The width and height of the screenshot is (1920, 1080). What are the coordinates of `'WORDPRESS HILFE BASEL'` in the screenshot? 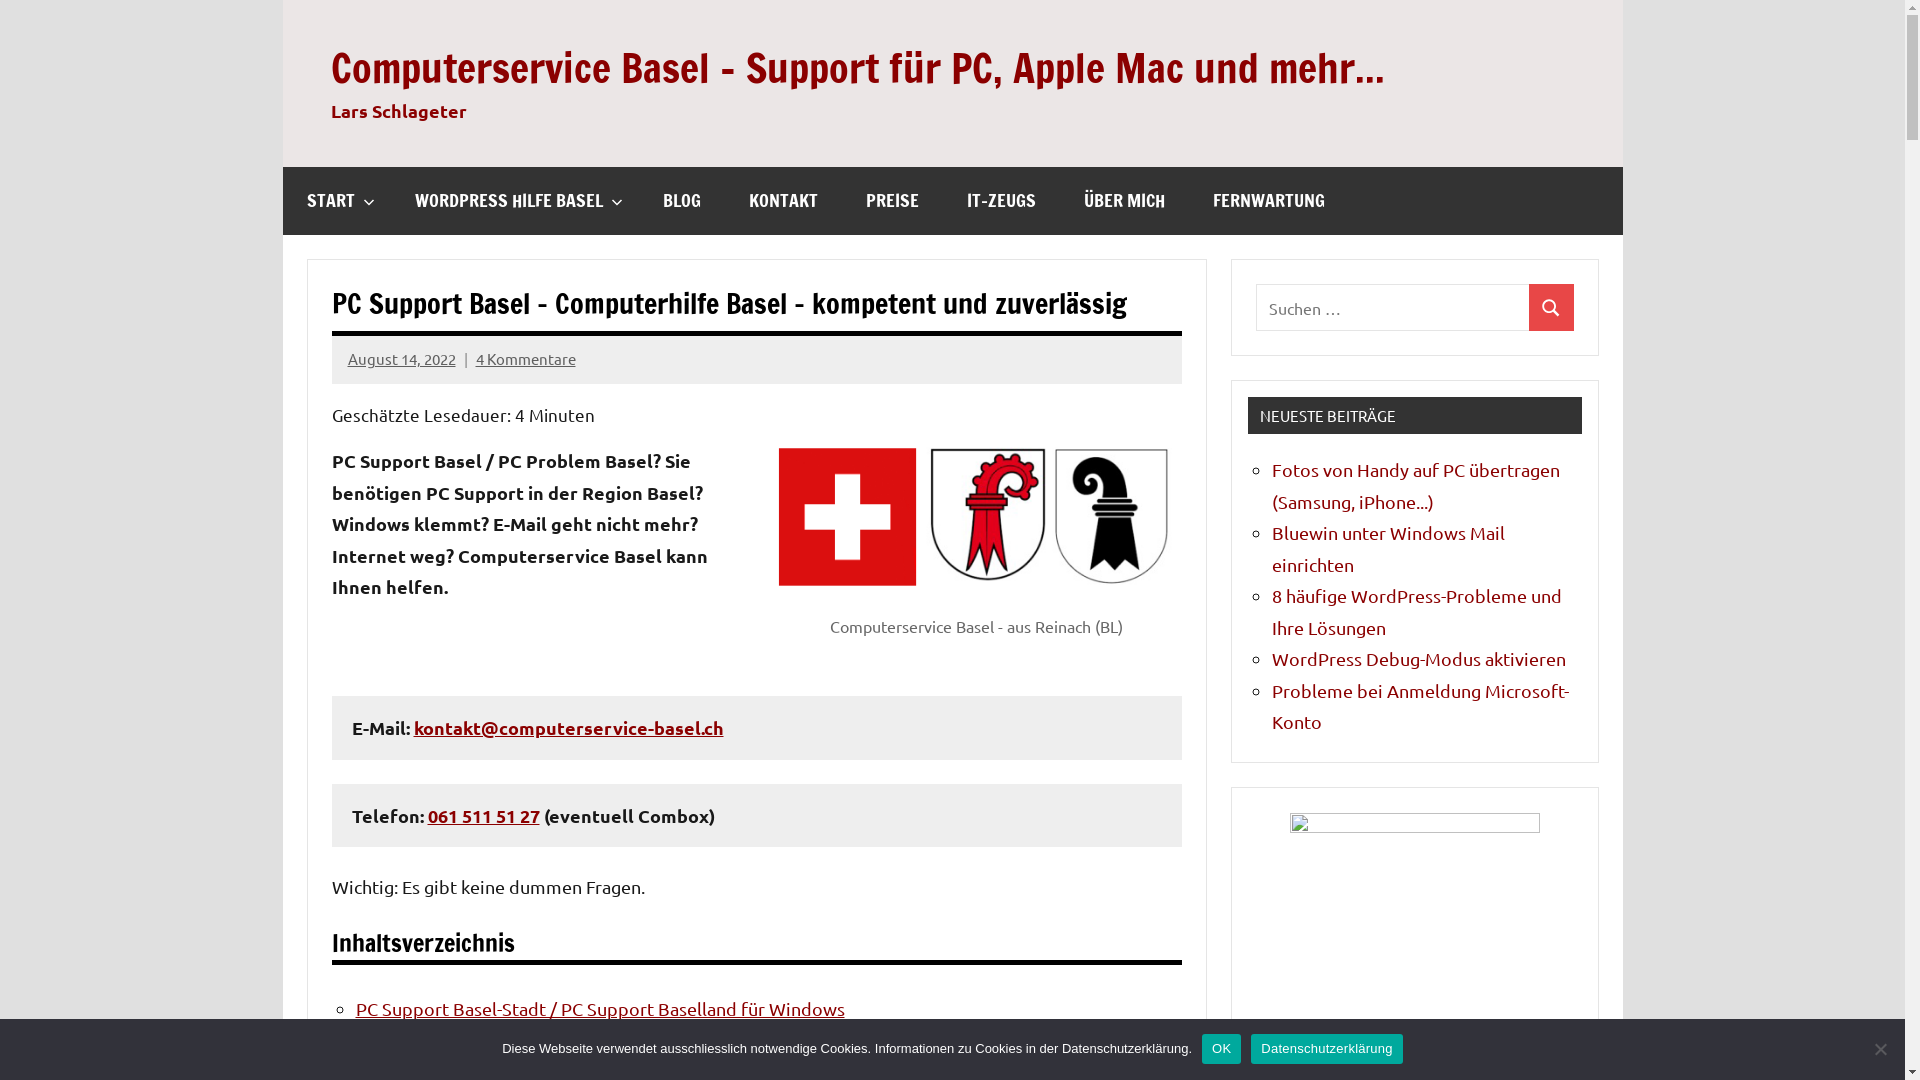 It's located at (513, 200).